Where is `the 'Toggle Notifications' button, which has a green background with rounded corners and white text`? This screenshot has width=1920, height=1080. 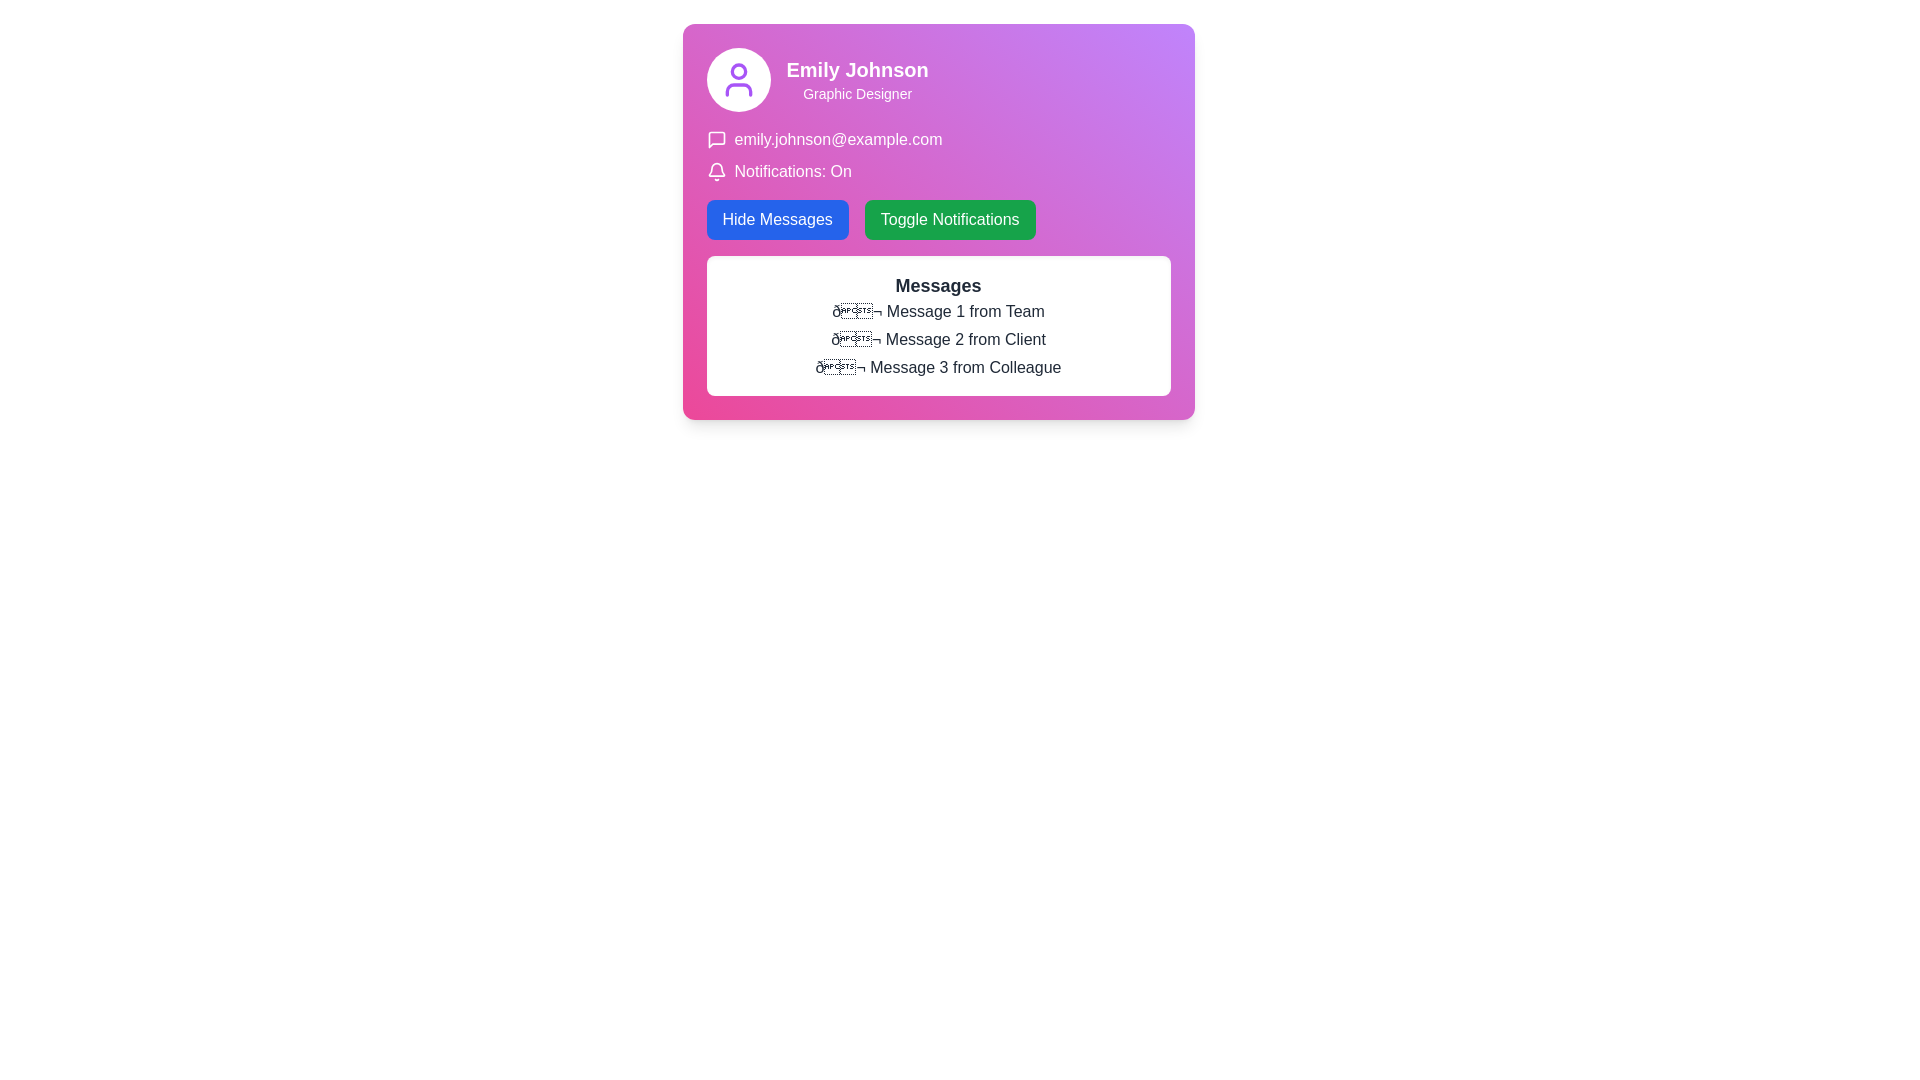
the 'Toggle Notifications' button, which has a green background with rounded corners and white text is located at coordinates (949, 219).